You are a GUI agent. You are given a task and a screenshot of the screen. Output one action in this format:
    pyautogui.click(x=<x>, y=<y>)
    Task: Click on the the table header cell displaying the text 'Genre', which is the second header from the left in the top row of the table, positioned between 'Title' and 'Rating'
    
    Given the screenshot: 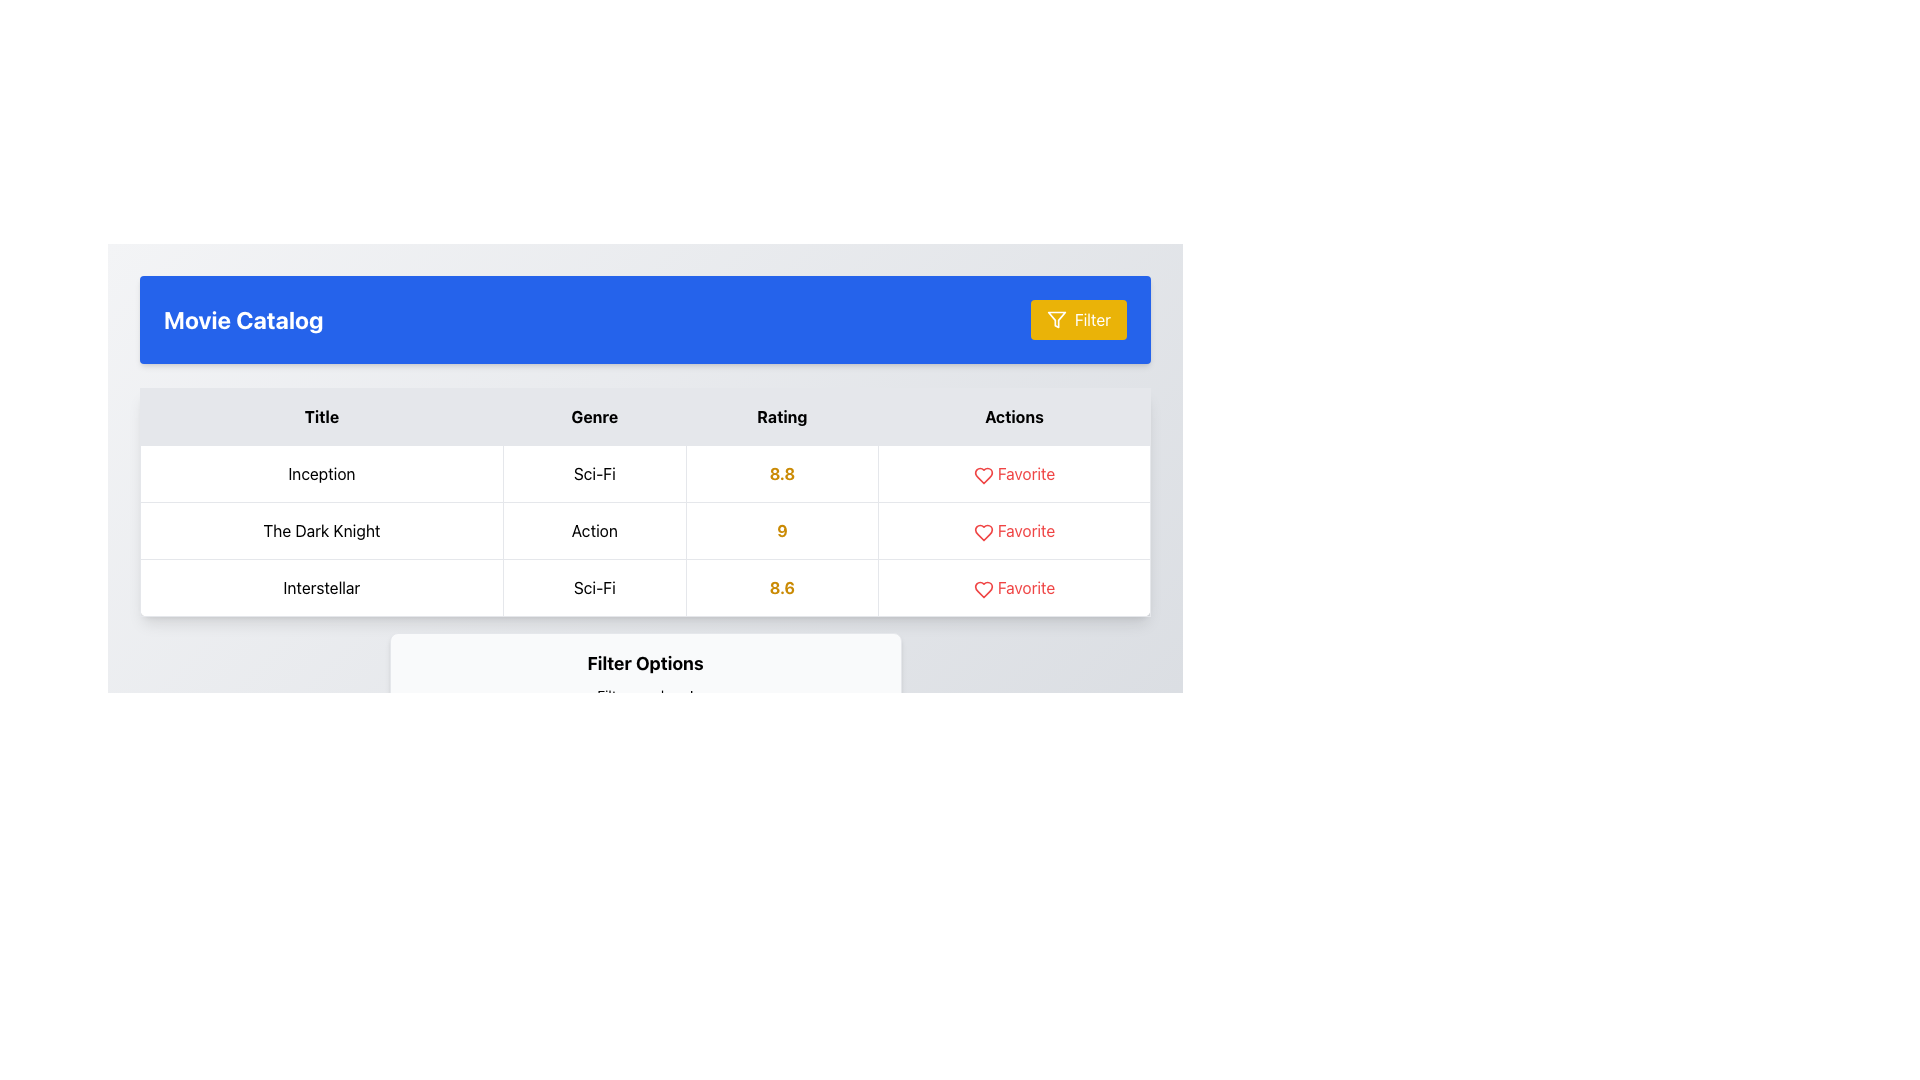 What is the action you would take?
    pyautogui.click(x=593, y=415)
    